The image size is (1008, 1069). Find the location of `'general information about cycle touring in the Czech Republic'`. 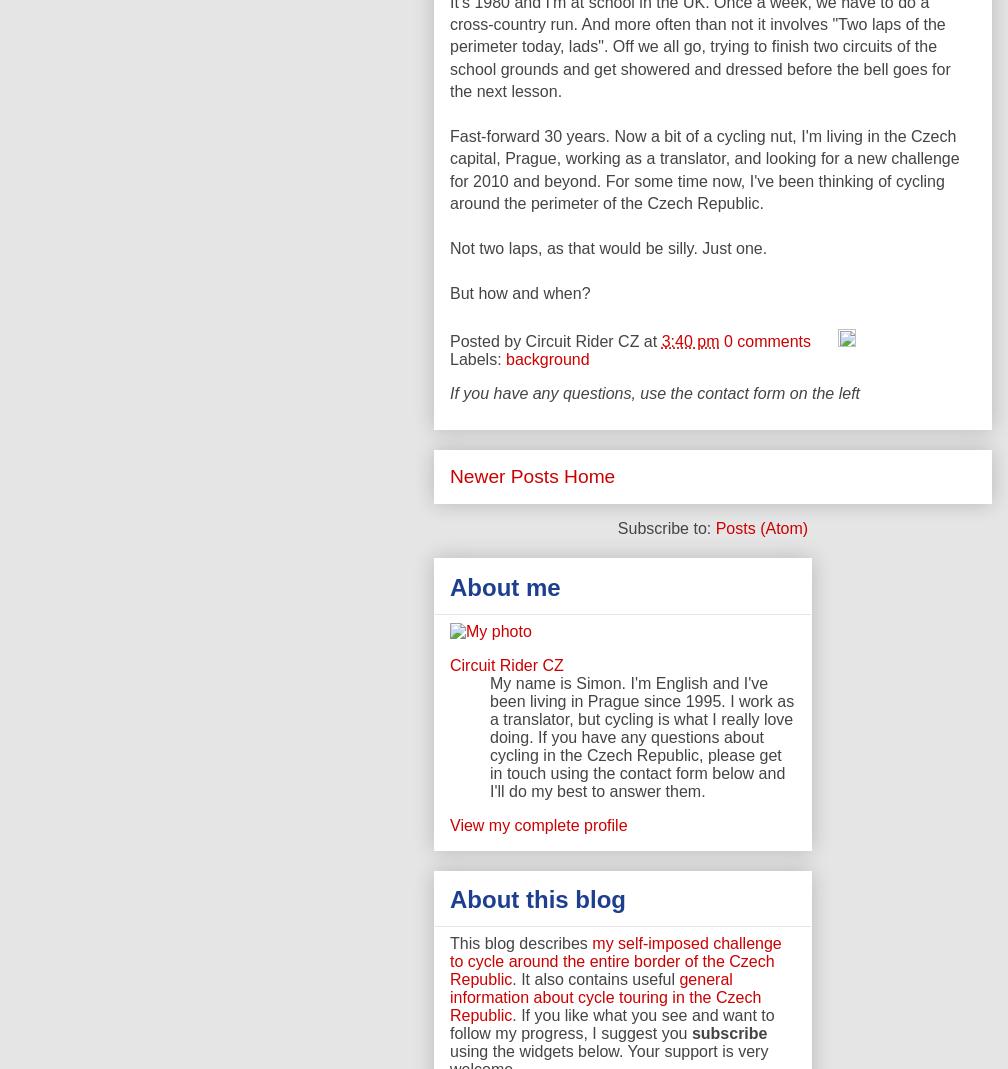

'general information about cycle touring in the Czech Republic' is located at coordinates (449, 996).